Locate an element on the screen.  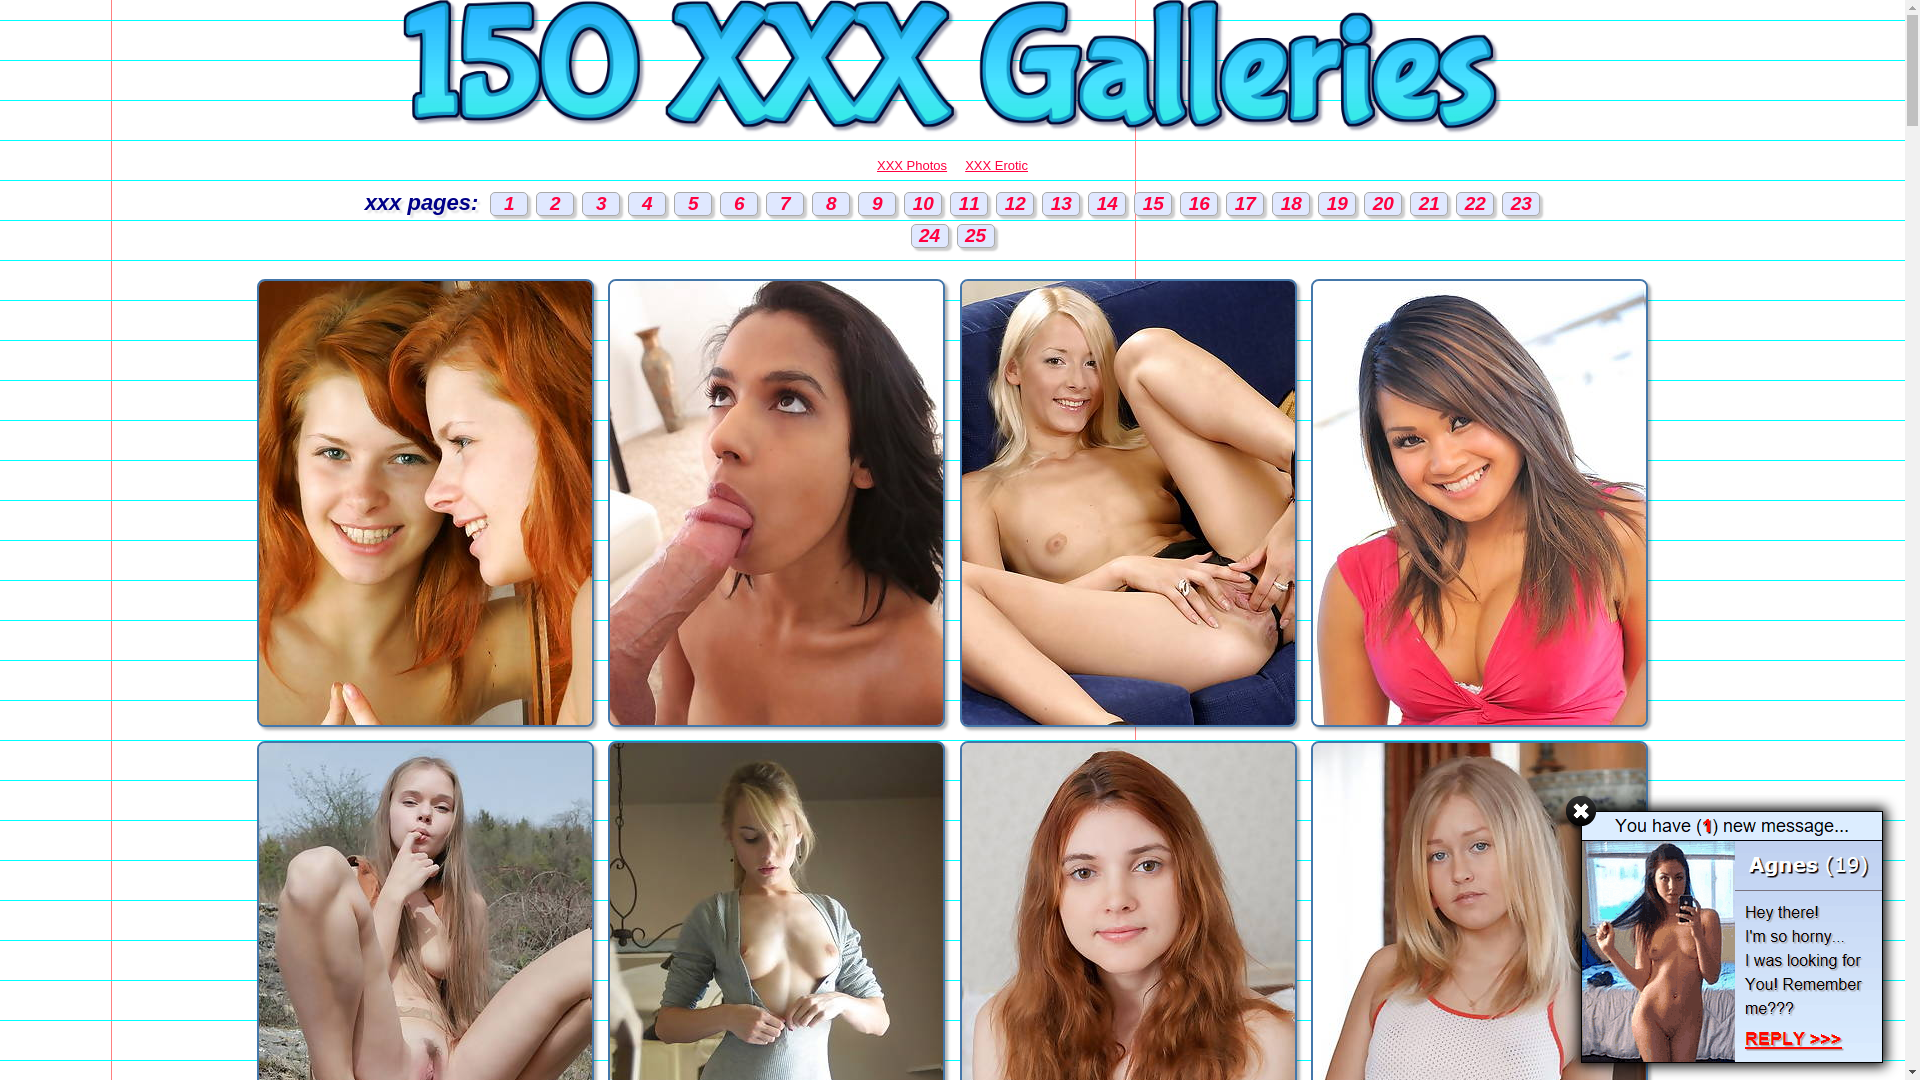
'19' is located at coordinates (1337, 204).